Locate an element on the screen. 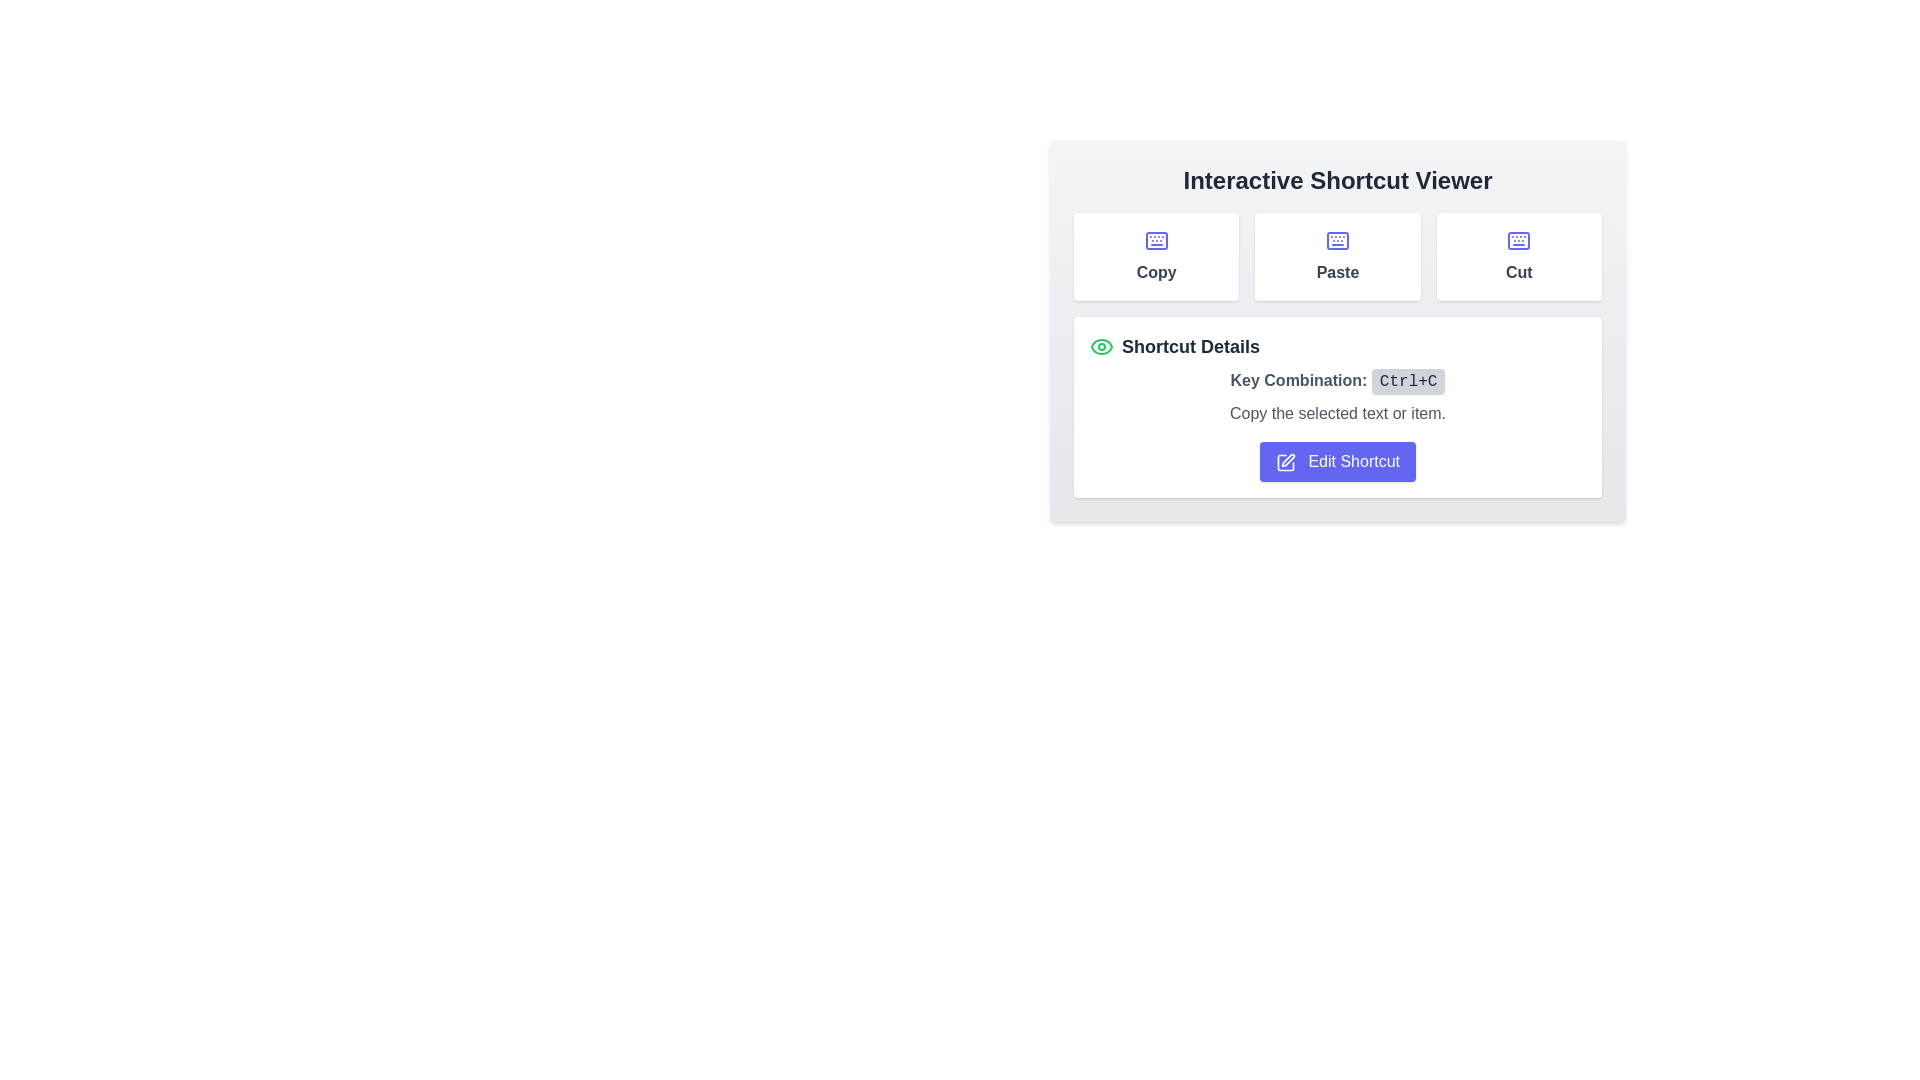  the informative panel displaying the keyboard shortcut details for 'Copy', which includes the title 'Shortcut Details', the key combination 'Ctrl+C', and the 'Edit Shortcut' purple button is located at coordinates (1338, 353).